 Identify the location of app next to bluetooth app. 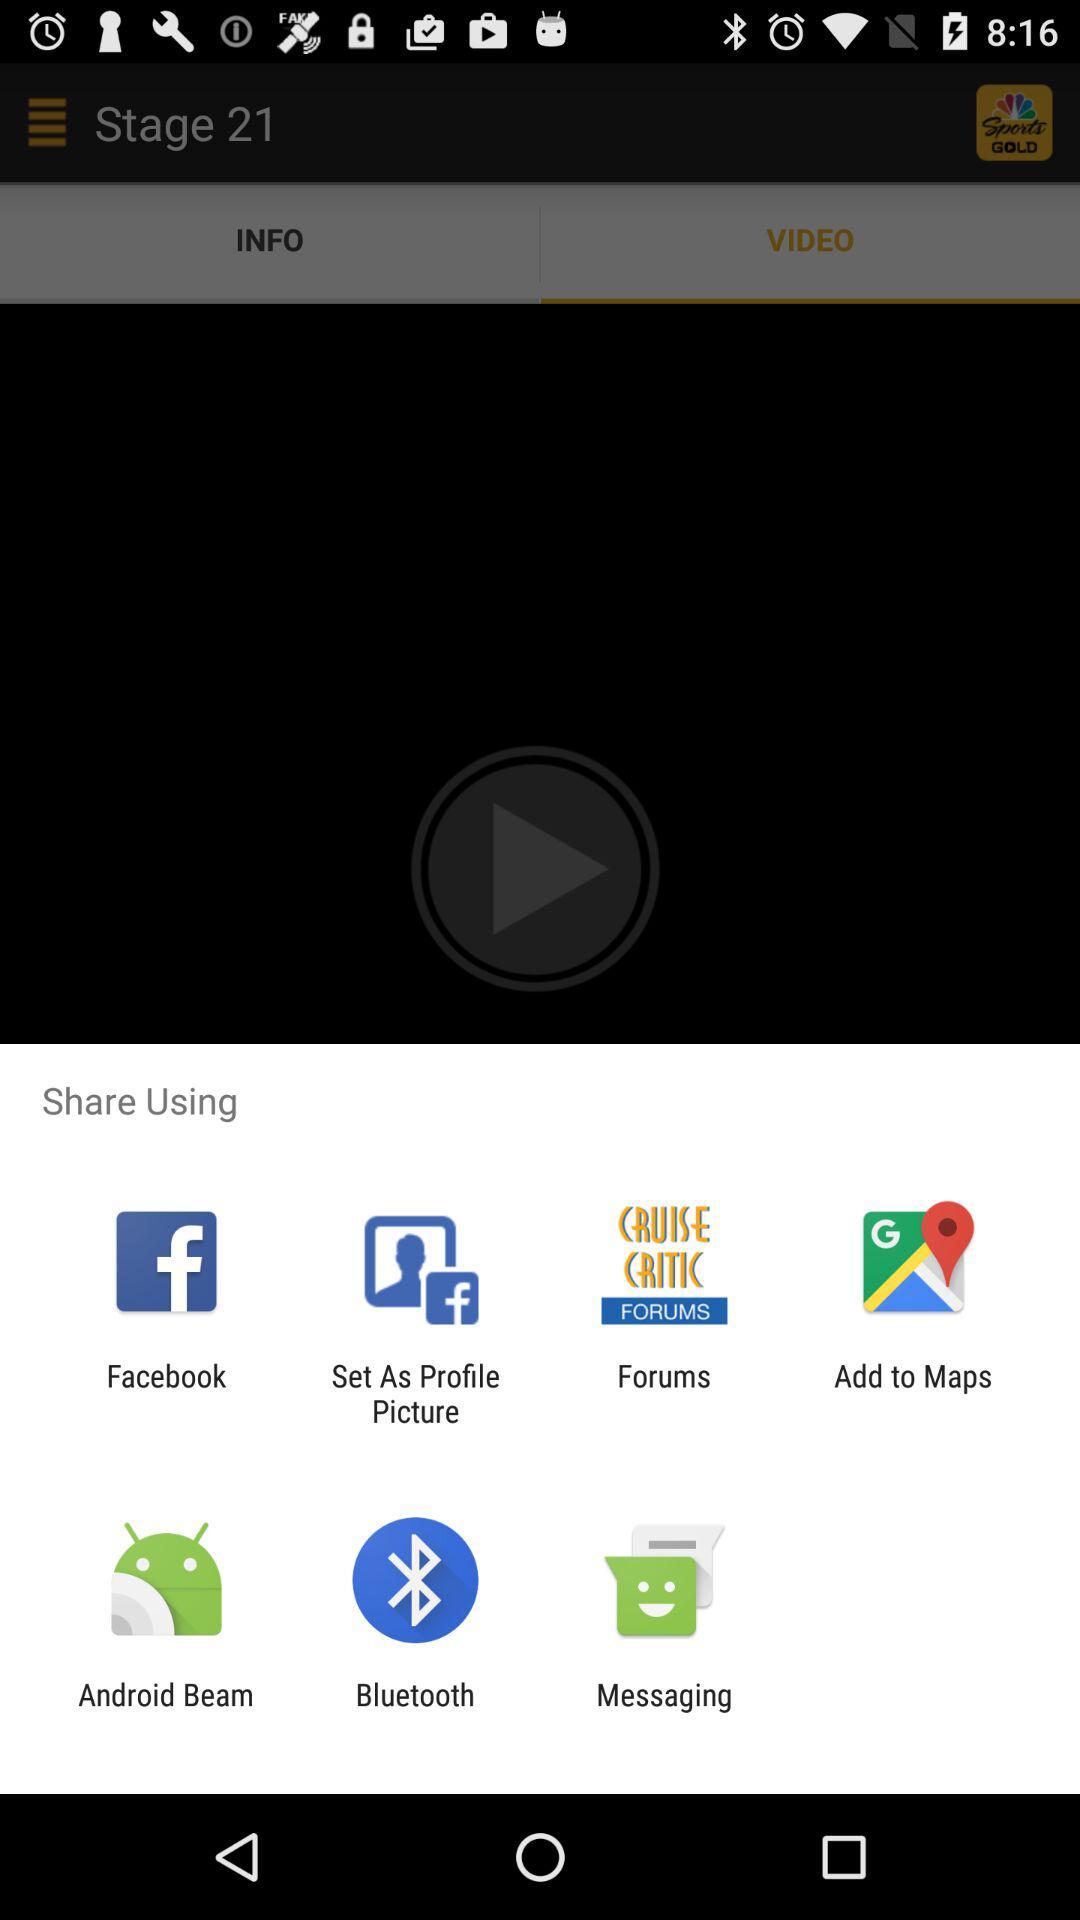
(165, 1711).